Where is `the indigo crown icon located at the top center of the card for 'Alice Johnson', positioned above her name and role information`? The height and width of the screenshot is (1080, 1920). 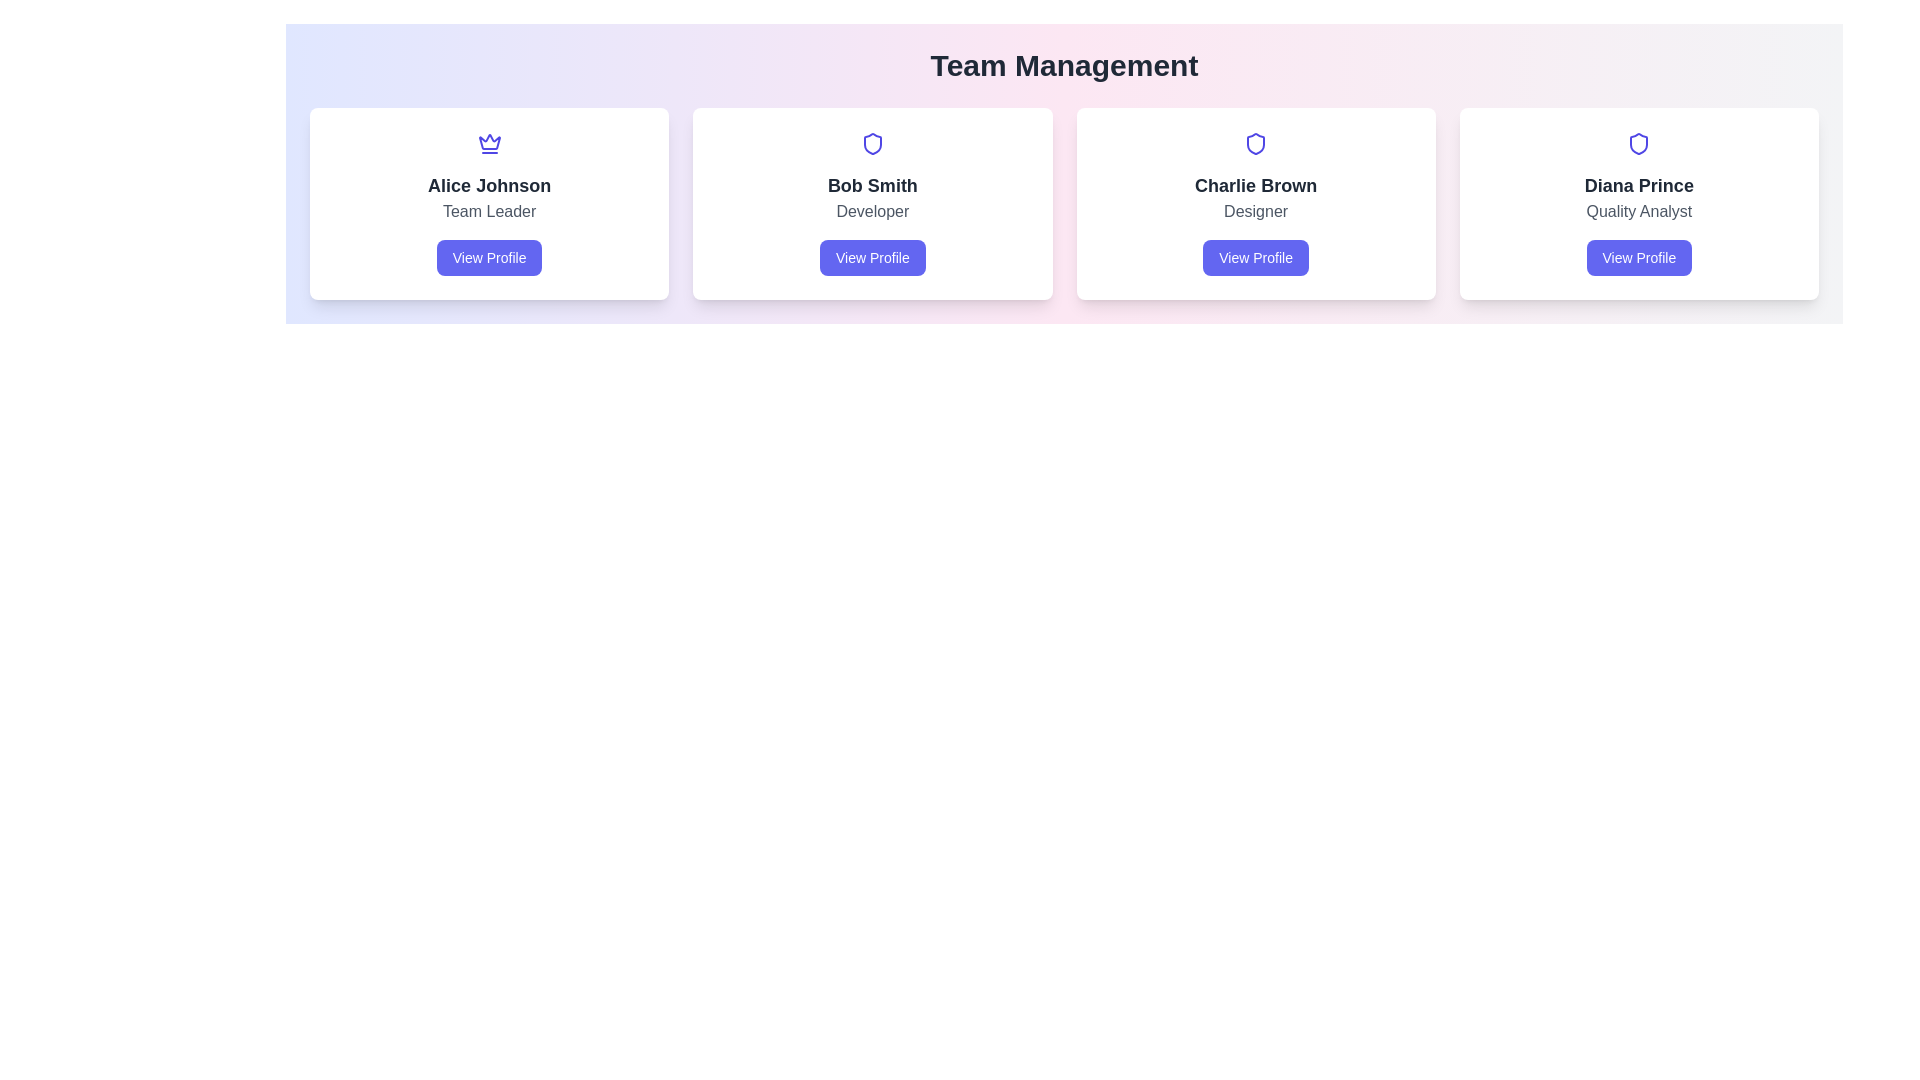 the indigo crown icon located at the top center of the card for 'Alice Johnson', positioned above her name and role information is located at coordinates (489, 142).